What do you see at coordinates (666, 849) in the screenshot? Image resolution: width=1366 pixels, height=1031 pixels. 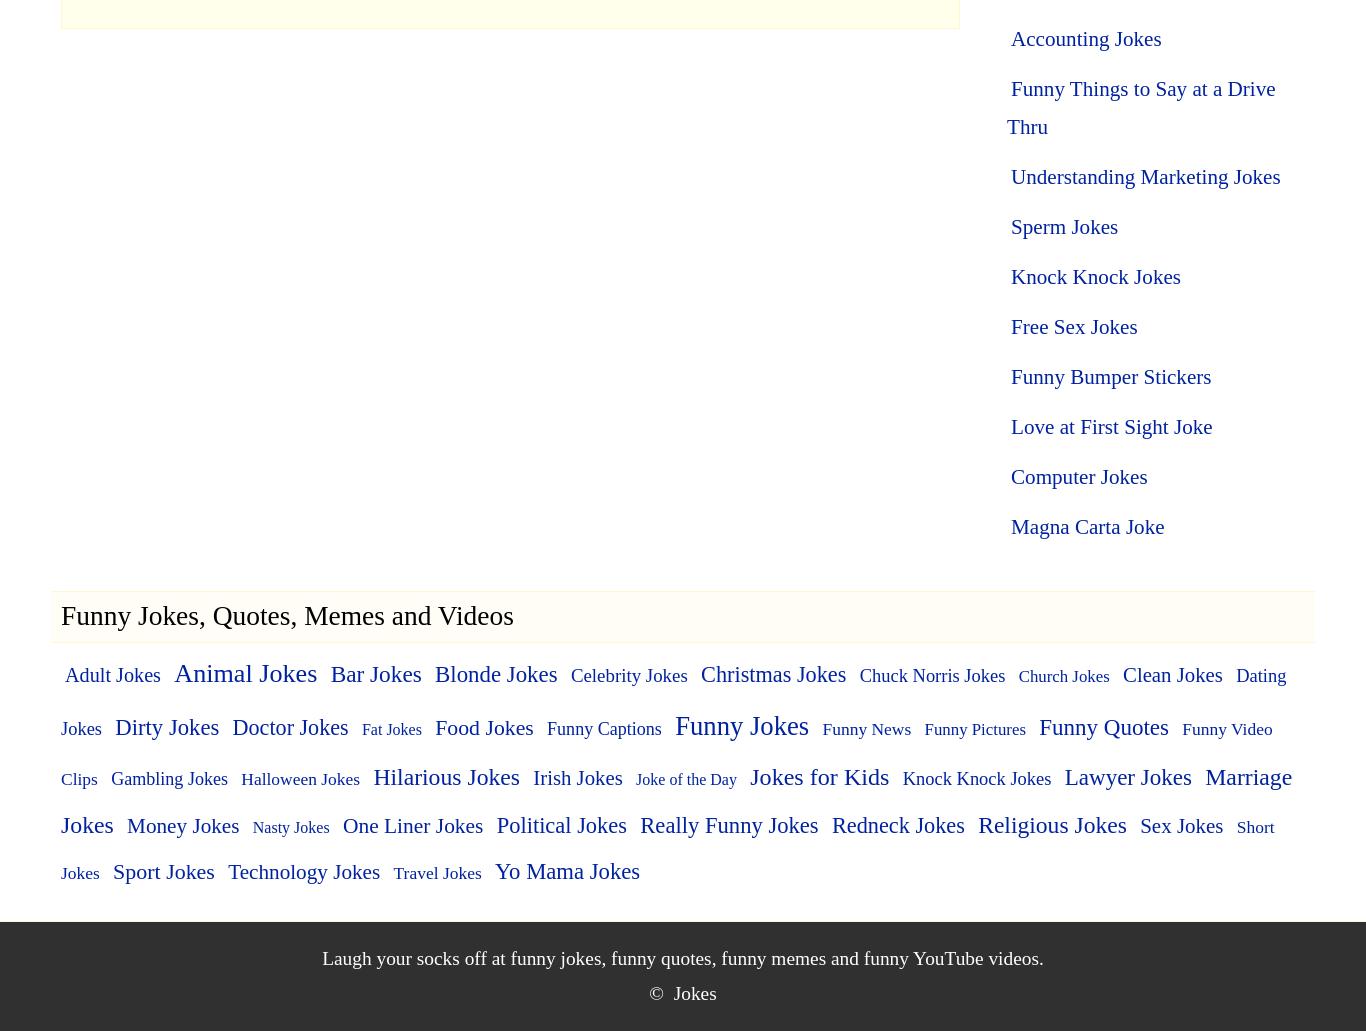 I see `'Short Jokes'` at bounding box center [666, 849].